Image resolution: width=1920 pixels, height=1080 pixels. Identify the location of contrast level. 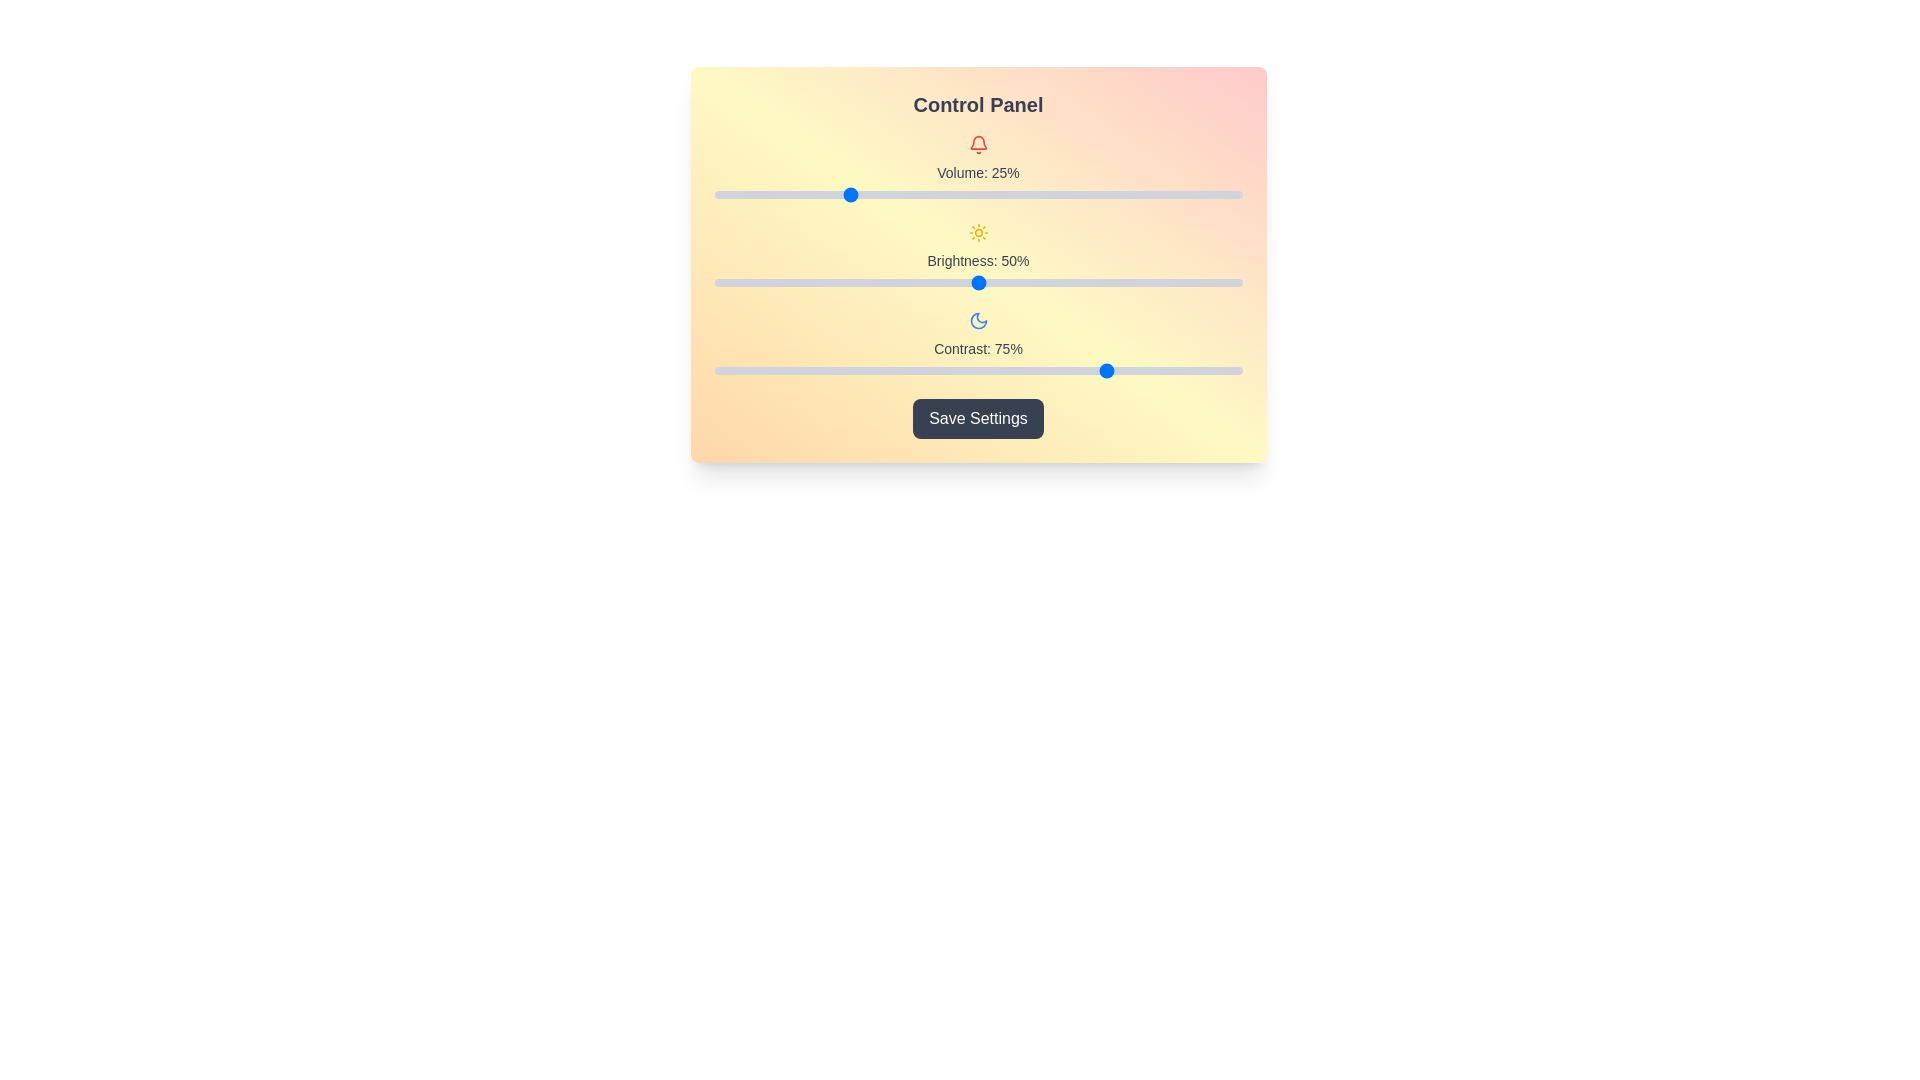
(1061, 370).